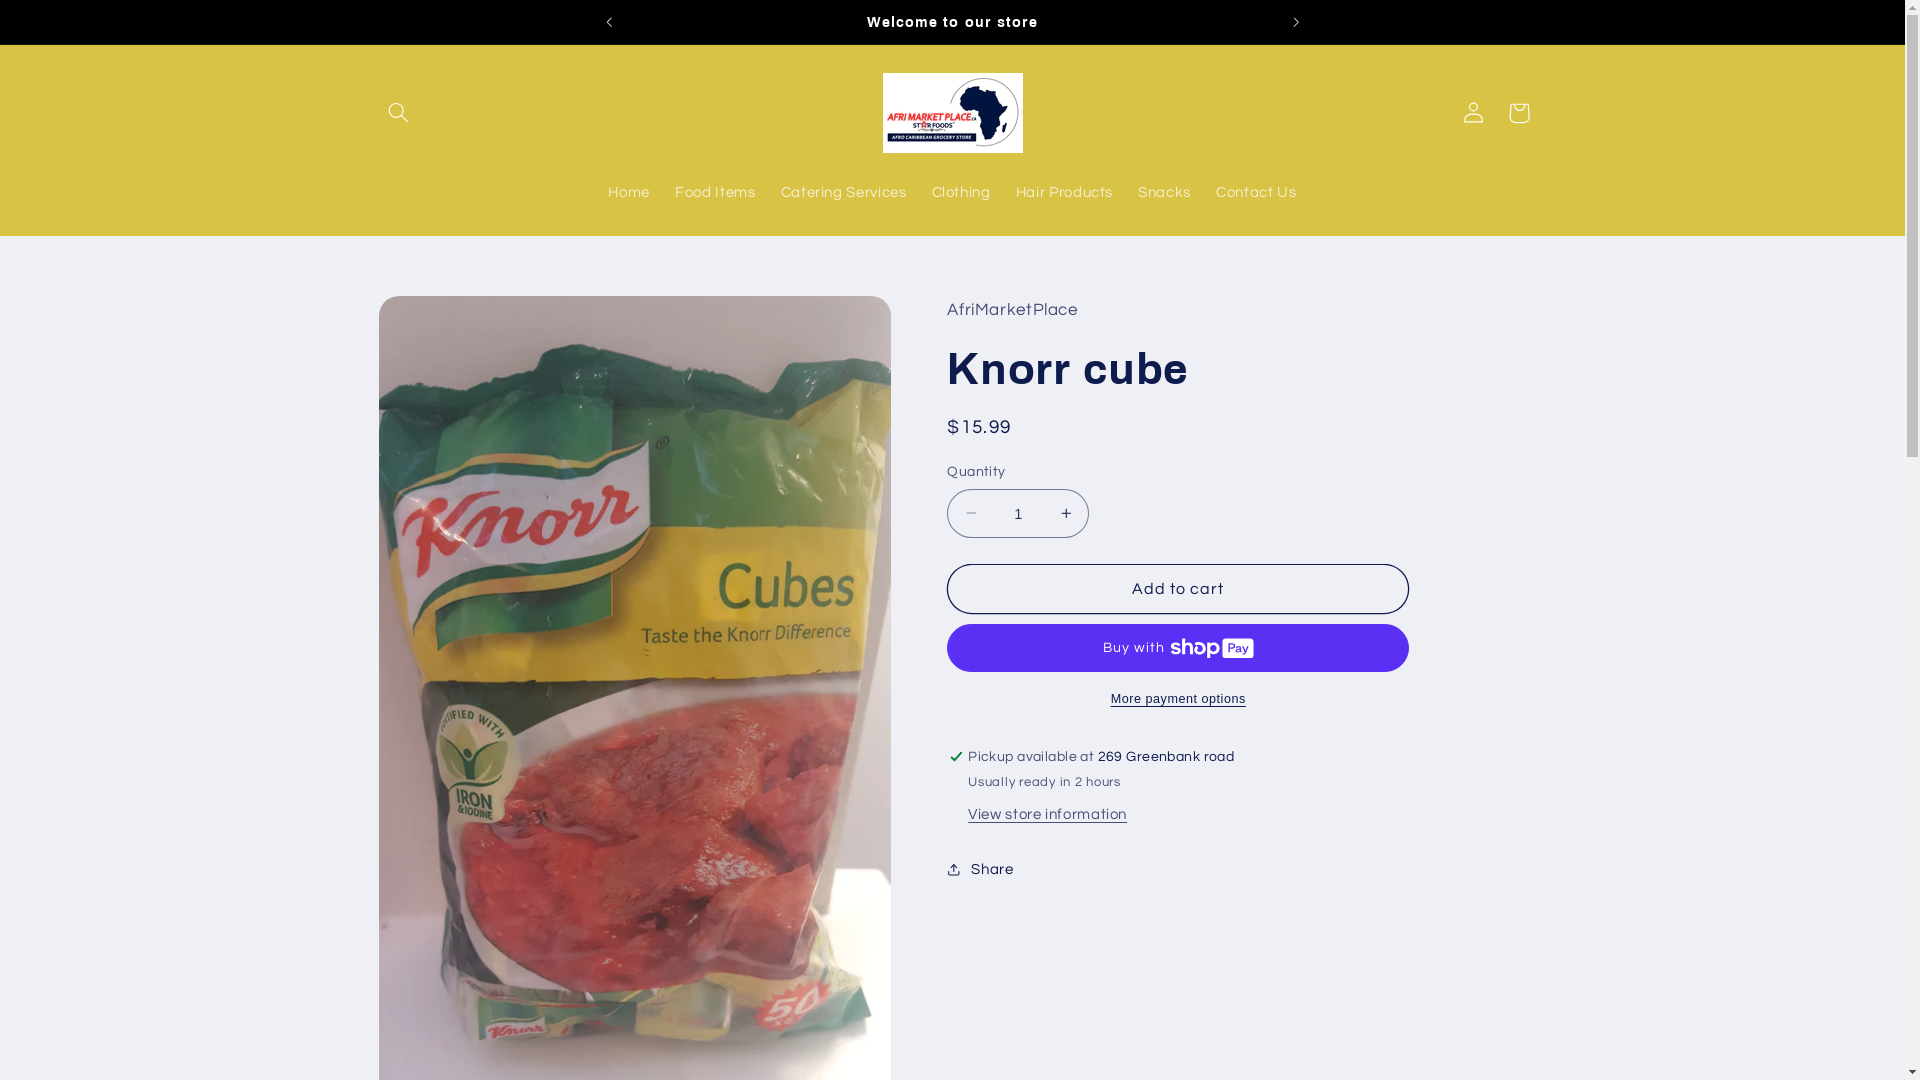  Describe the element at coordinates (1177, 587) in the screenshot. I see `'Add to cart'` at that location.